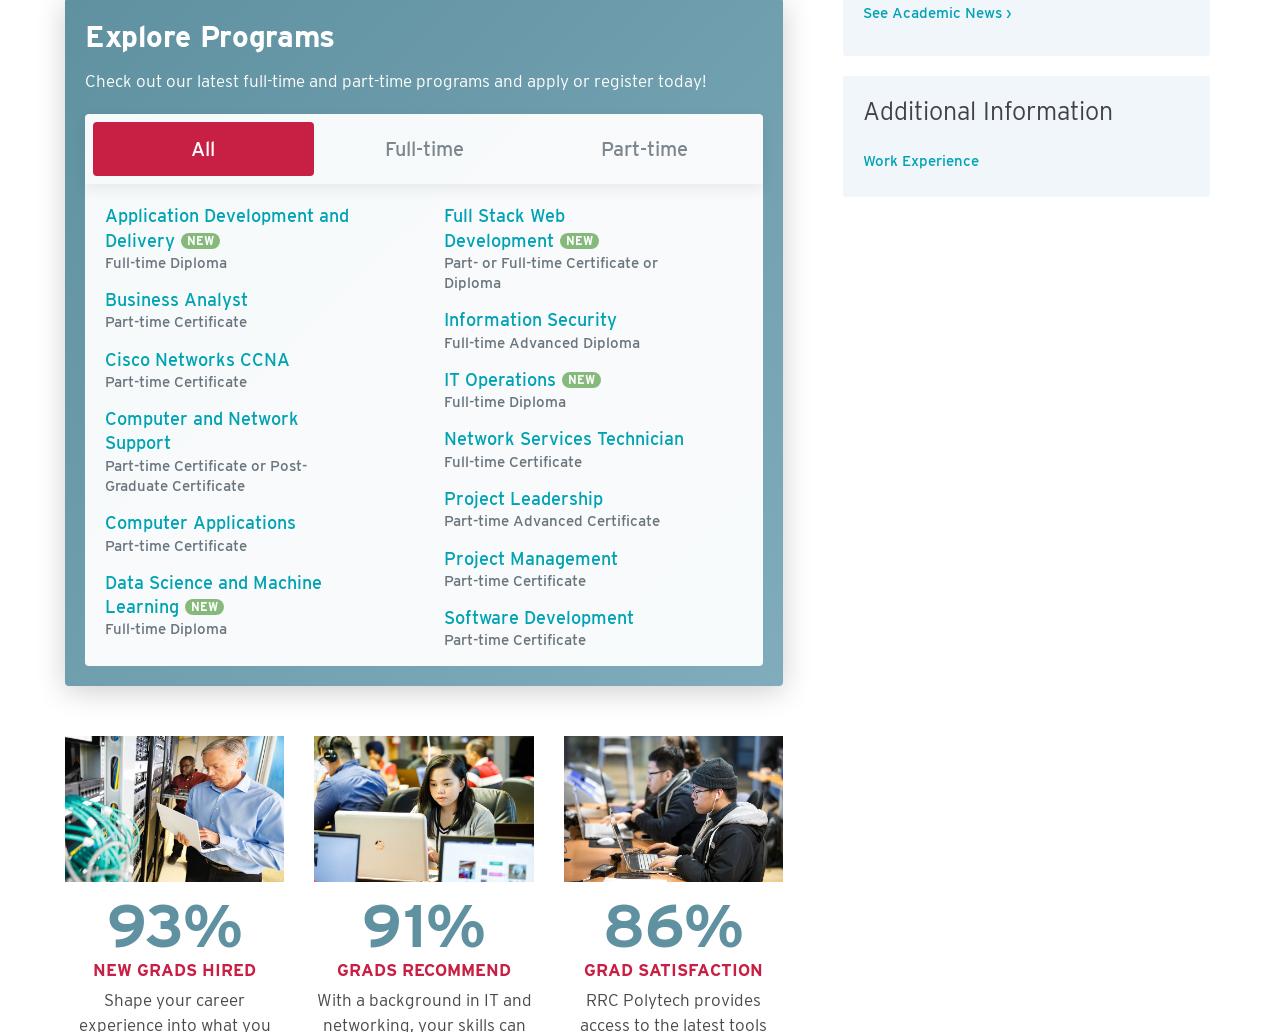 This screenshot has width=1280, height=1032. I want to click on 'Business Analyst', so click(176, 299).